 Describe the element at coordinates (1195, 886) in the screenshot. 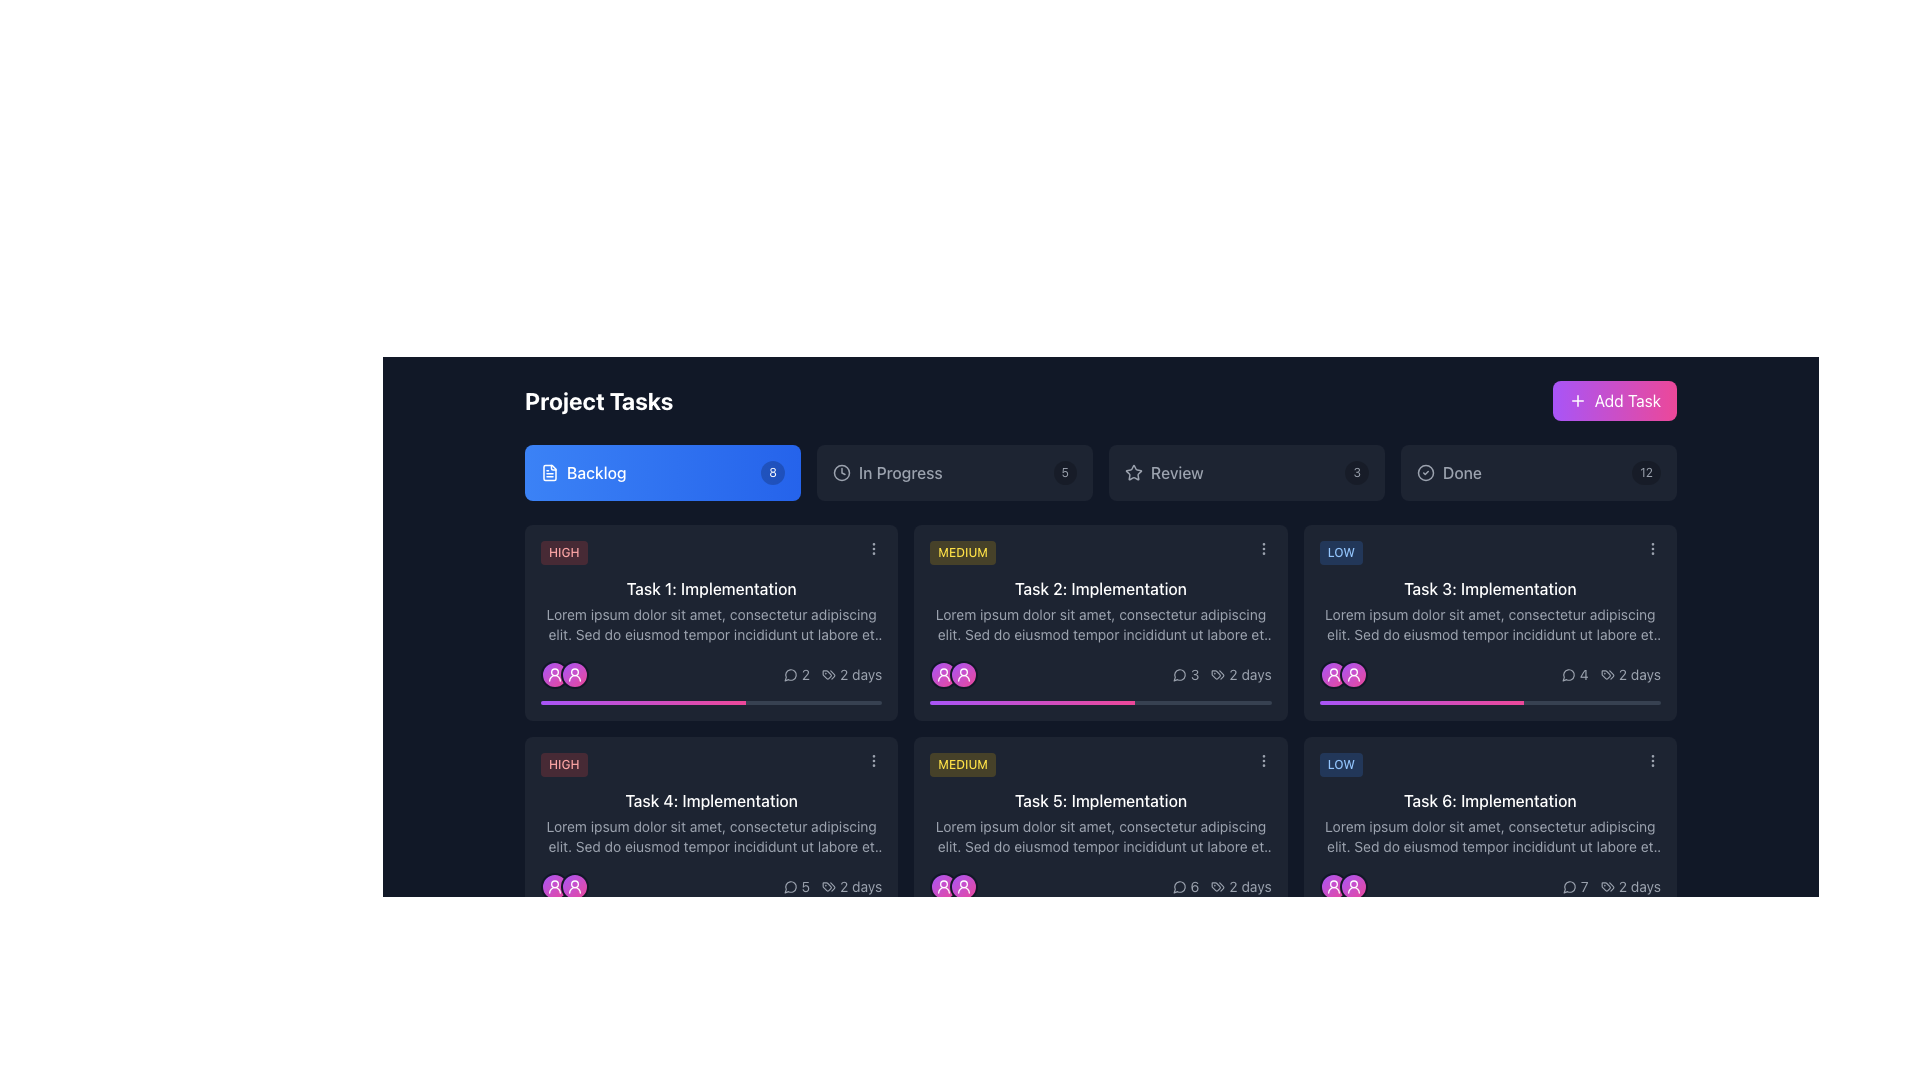

I see `numeral '6' displayed in light gray color, which indicates an item count, located within the lower right task card adjacent to the comment icon and above the time frame label` at that location.